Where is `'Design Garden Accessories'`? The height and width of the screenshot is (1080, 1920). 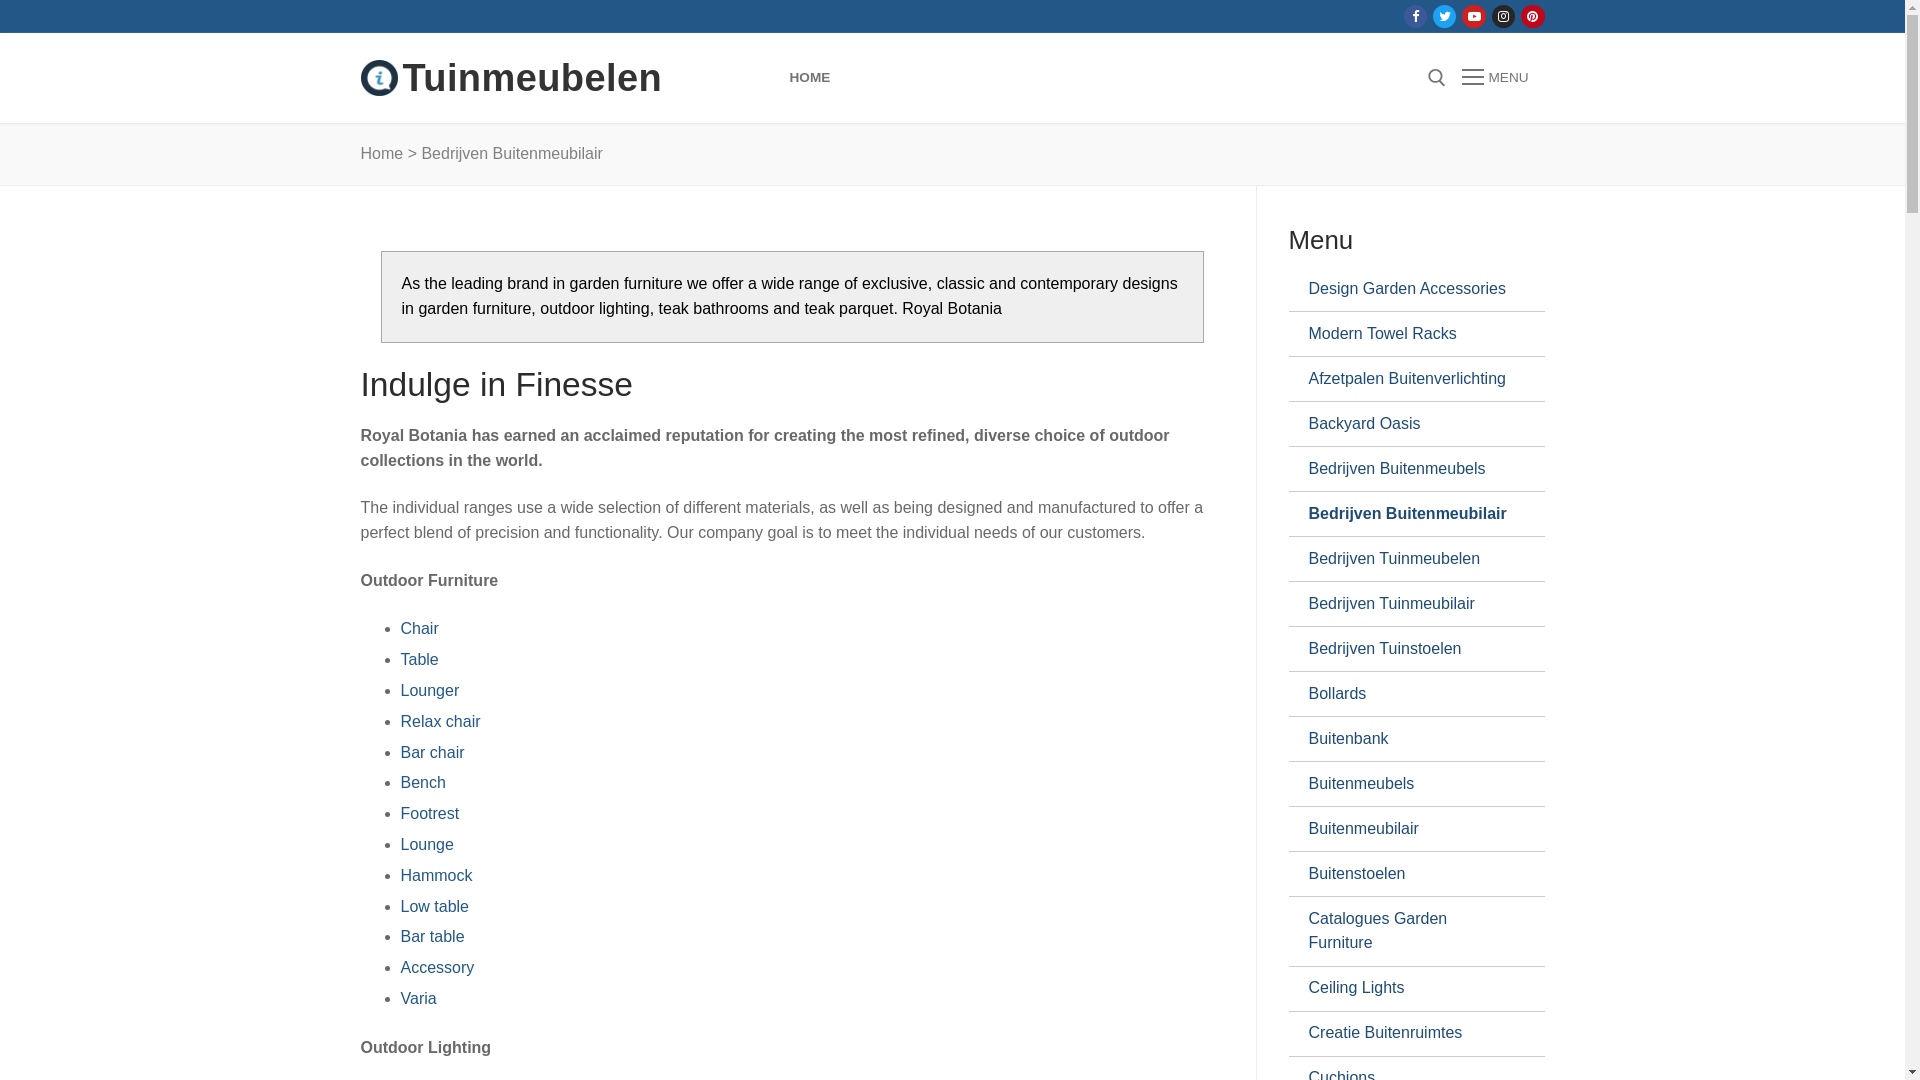
'Design Garden Accessories' is located at coordinates (1406, 289).